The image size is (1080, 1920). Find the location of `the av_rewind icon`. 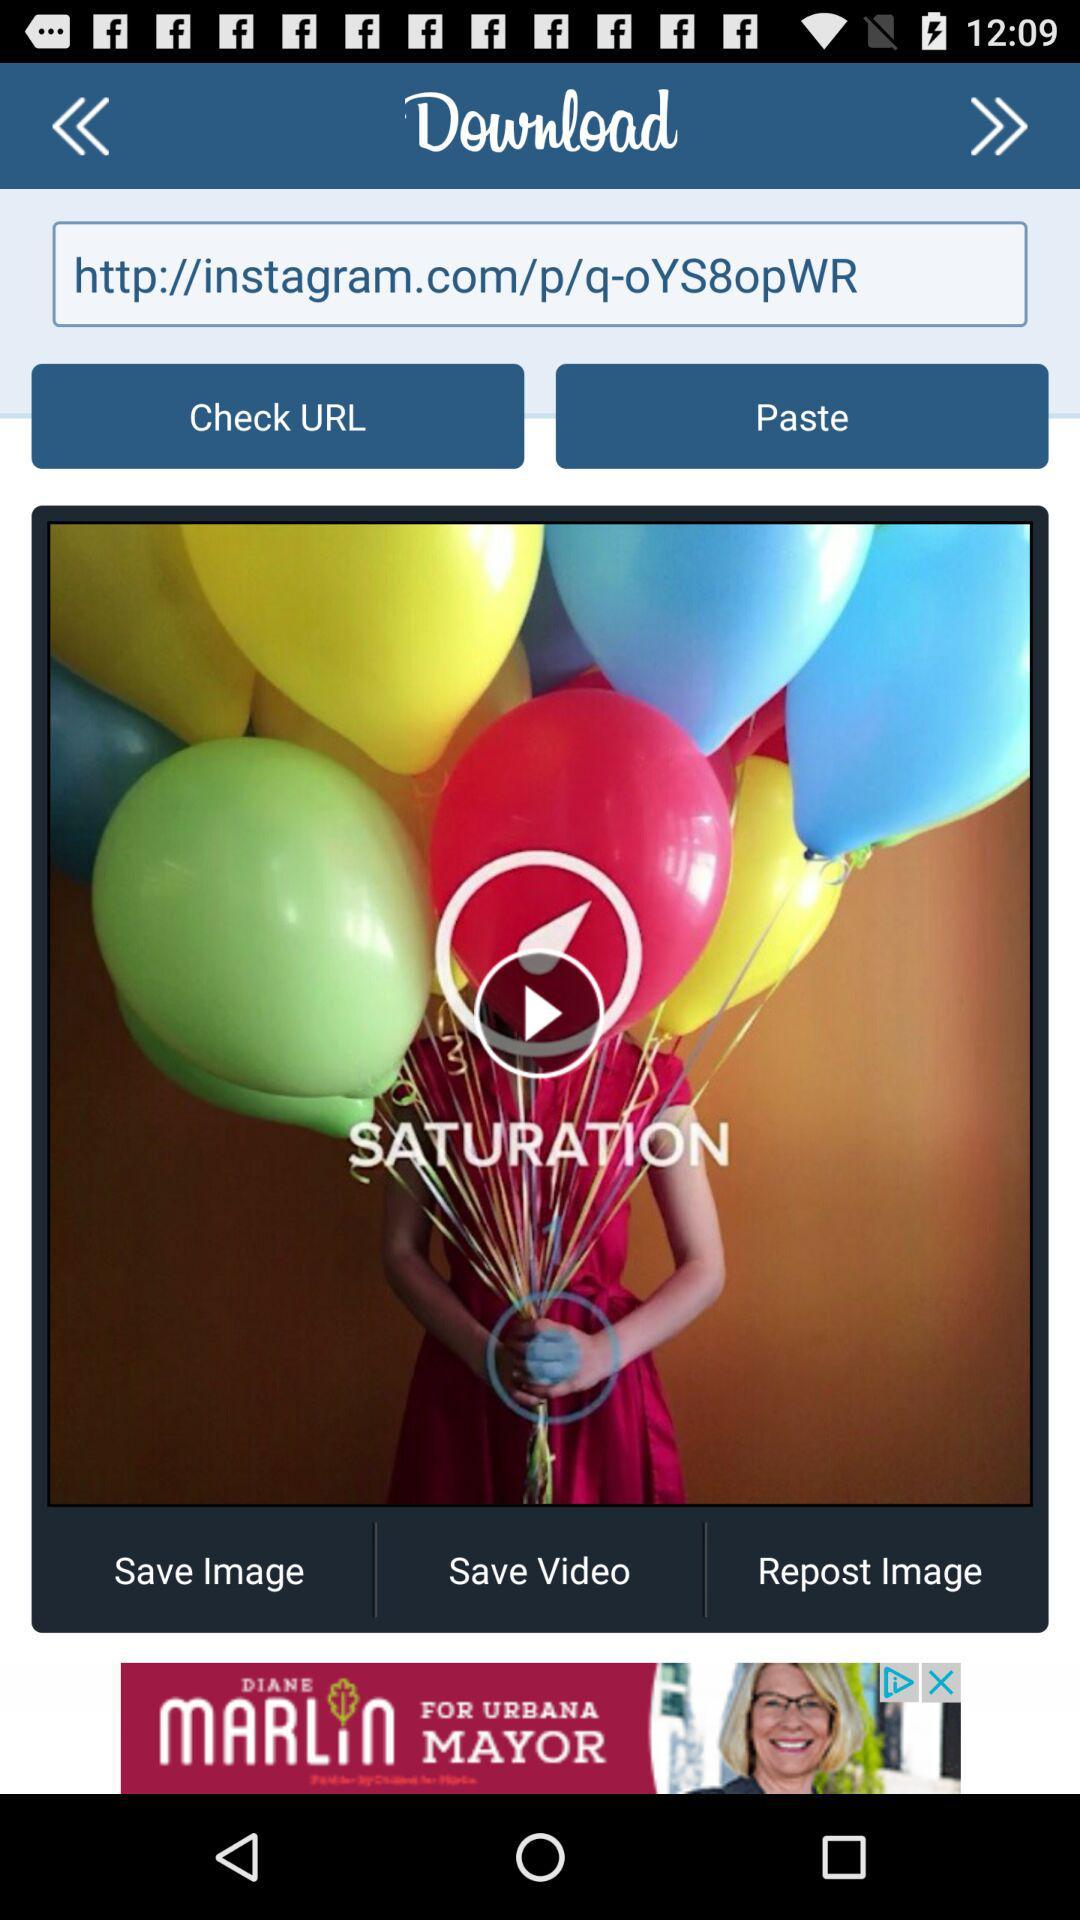

the av_rewind icon is located at coordinates (79, 133).